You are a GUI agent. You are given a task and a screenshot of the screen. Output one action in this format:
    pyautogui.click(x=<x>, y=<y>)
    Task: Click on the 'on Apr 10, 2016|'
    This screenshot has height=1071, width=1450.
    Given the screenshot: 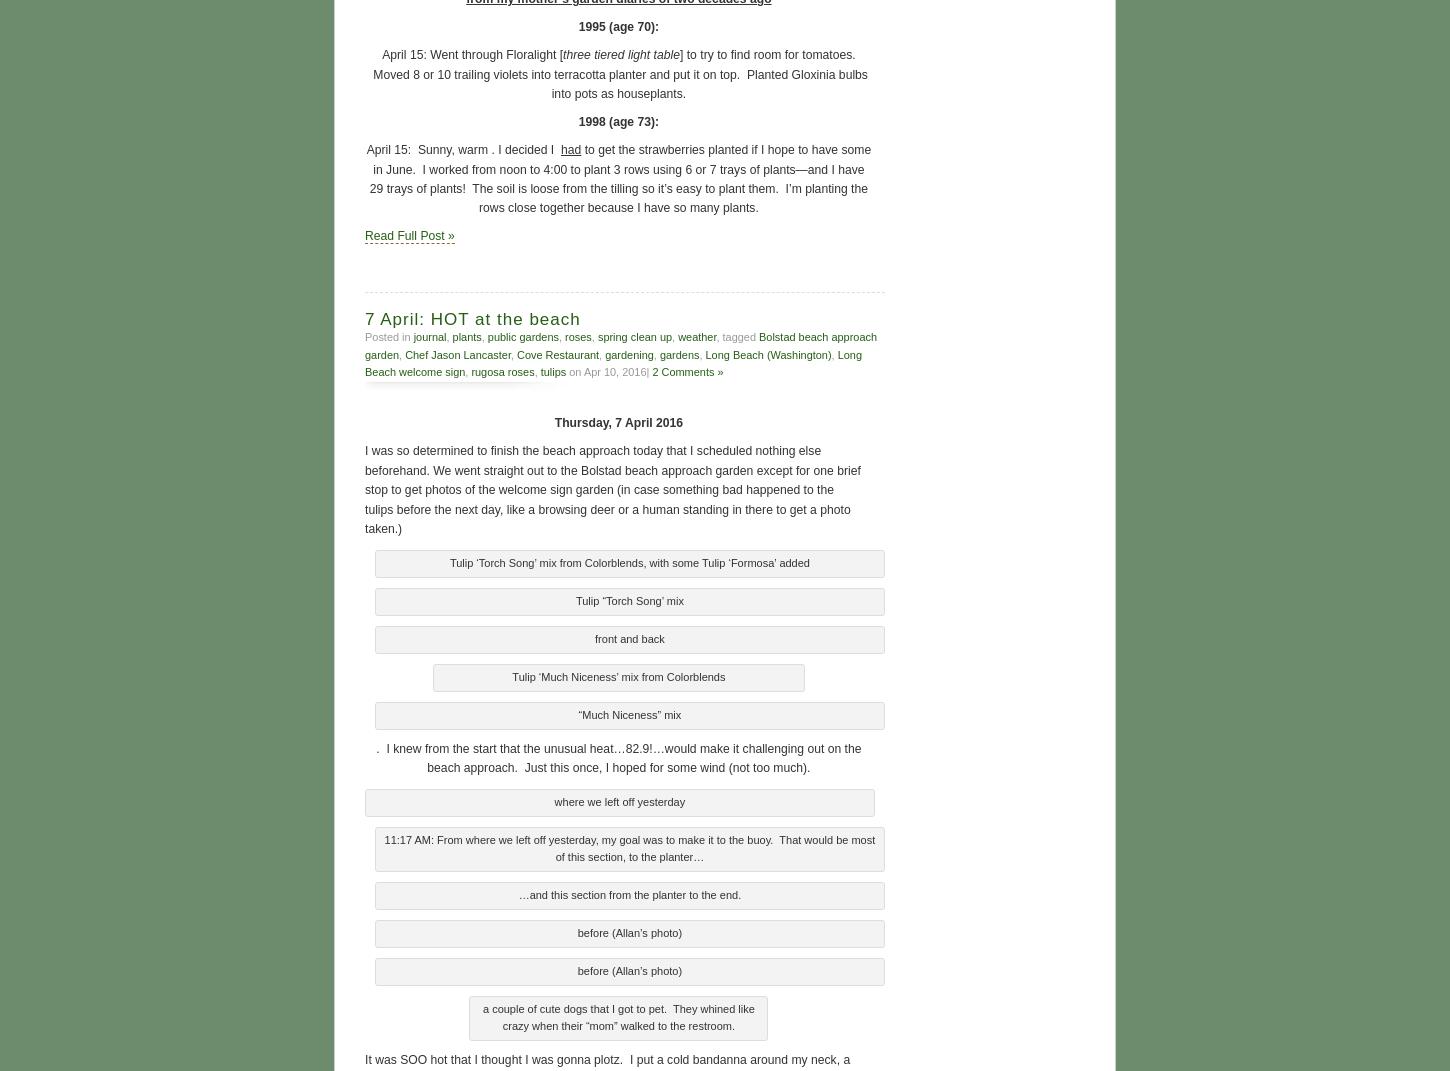 What is the action you would take?
    pyautogui.click(x=608, y=369)
    